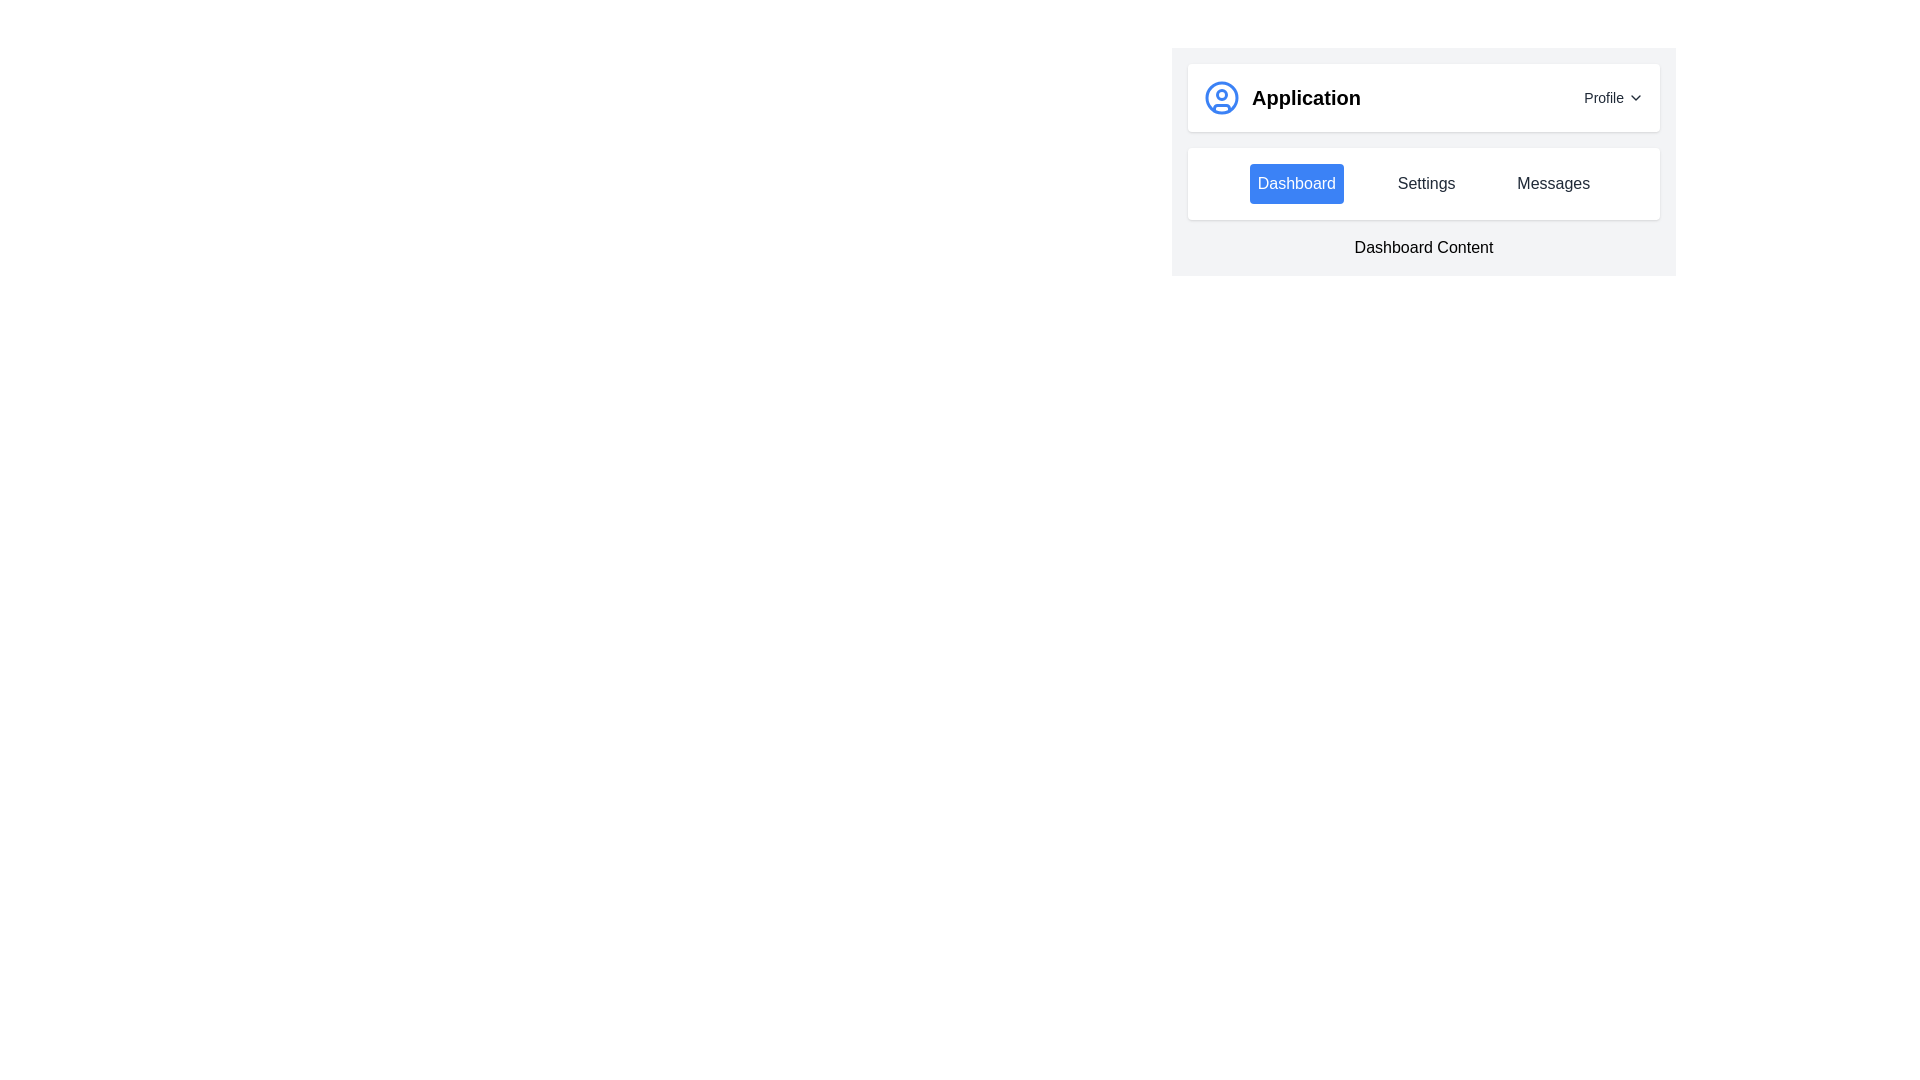  Describe the element at coordinates (1552, 184) in the screenshot. I see `the navigation button for the 'Messages' section, which is the third button in a row of three buttons, following the 'Settings' button` at that location.